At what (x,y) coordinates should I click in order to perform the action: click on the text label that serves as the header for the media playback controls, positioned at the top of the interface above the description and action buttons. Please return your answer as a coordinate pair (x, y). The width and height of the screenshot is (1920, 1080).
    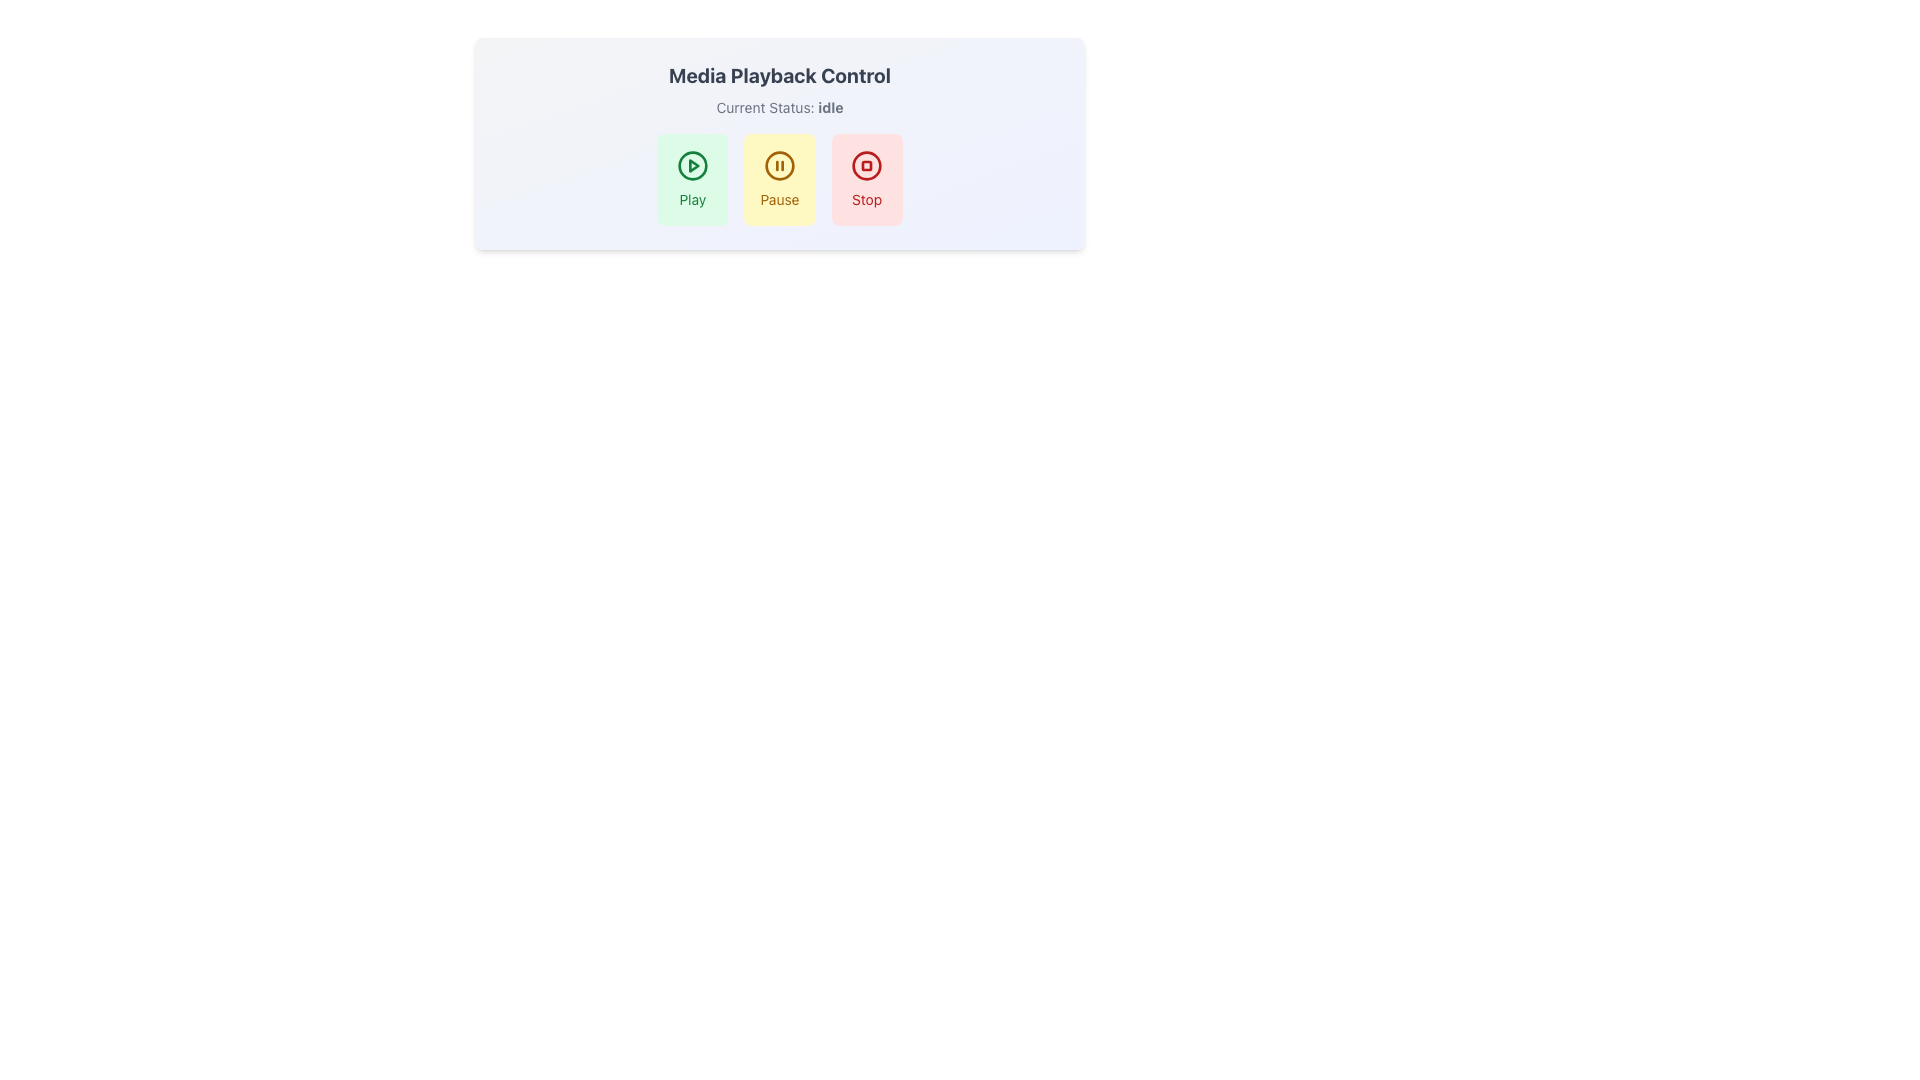
    Looking at the image, I should click on (778, 75).